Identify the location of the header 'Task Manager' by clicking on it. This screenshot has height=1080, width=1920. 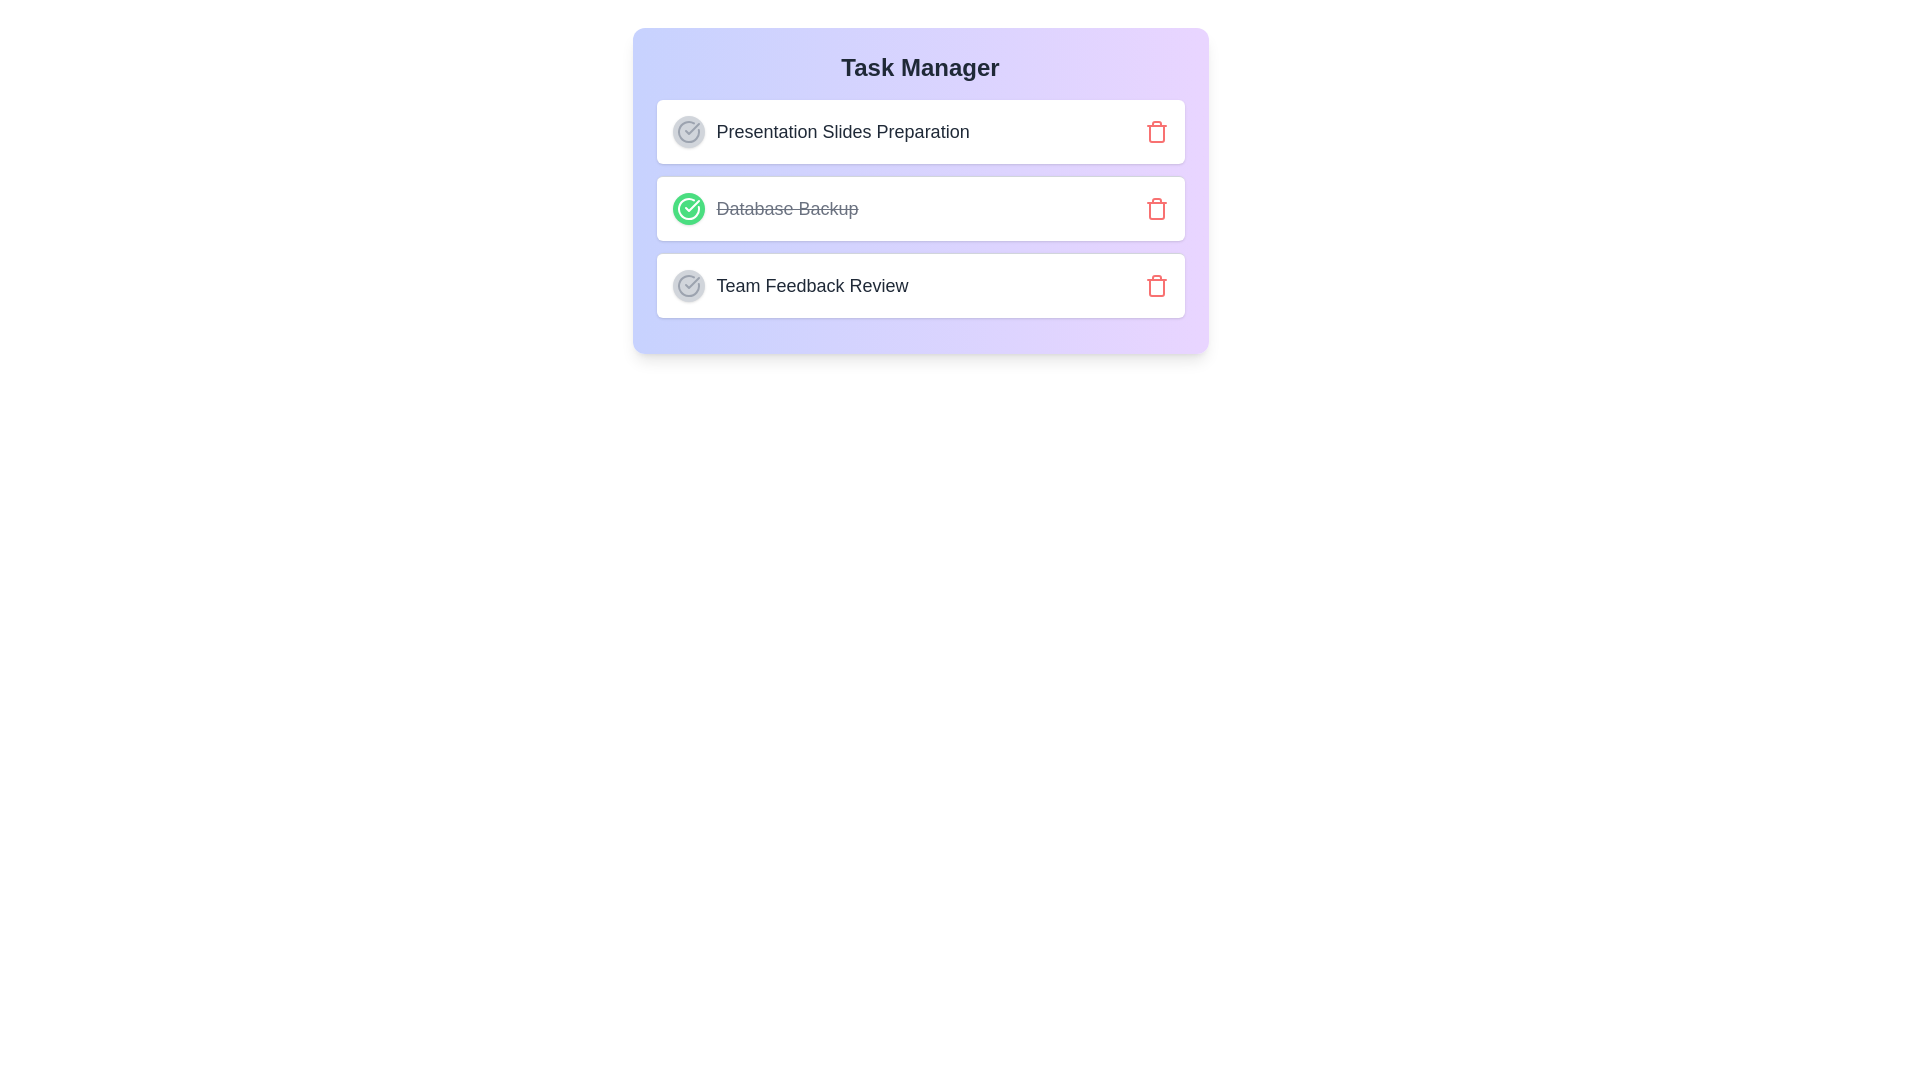
(919, 67).